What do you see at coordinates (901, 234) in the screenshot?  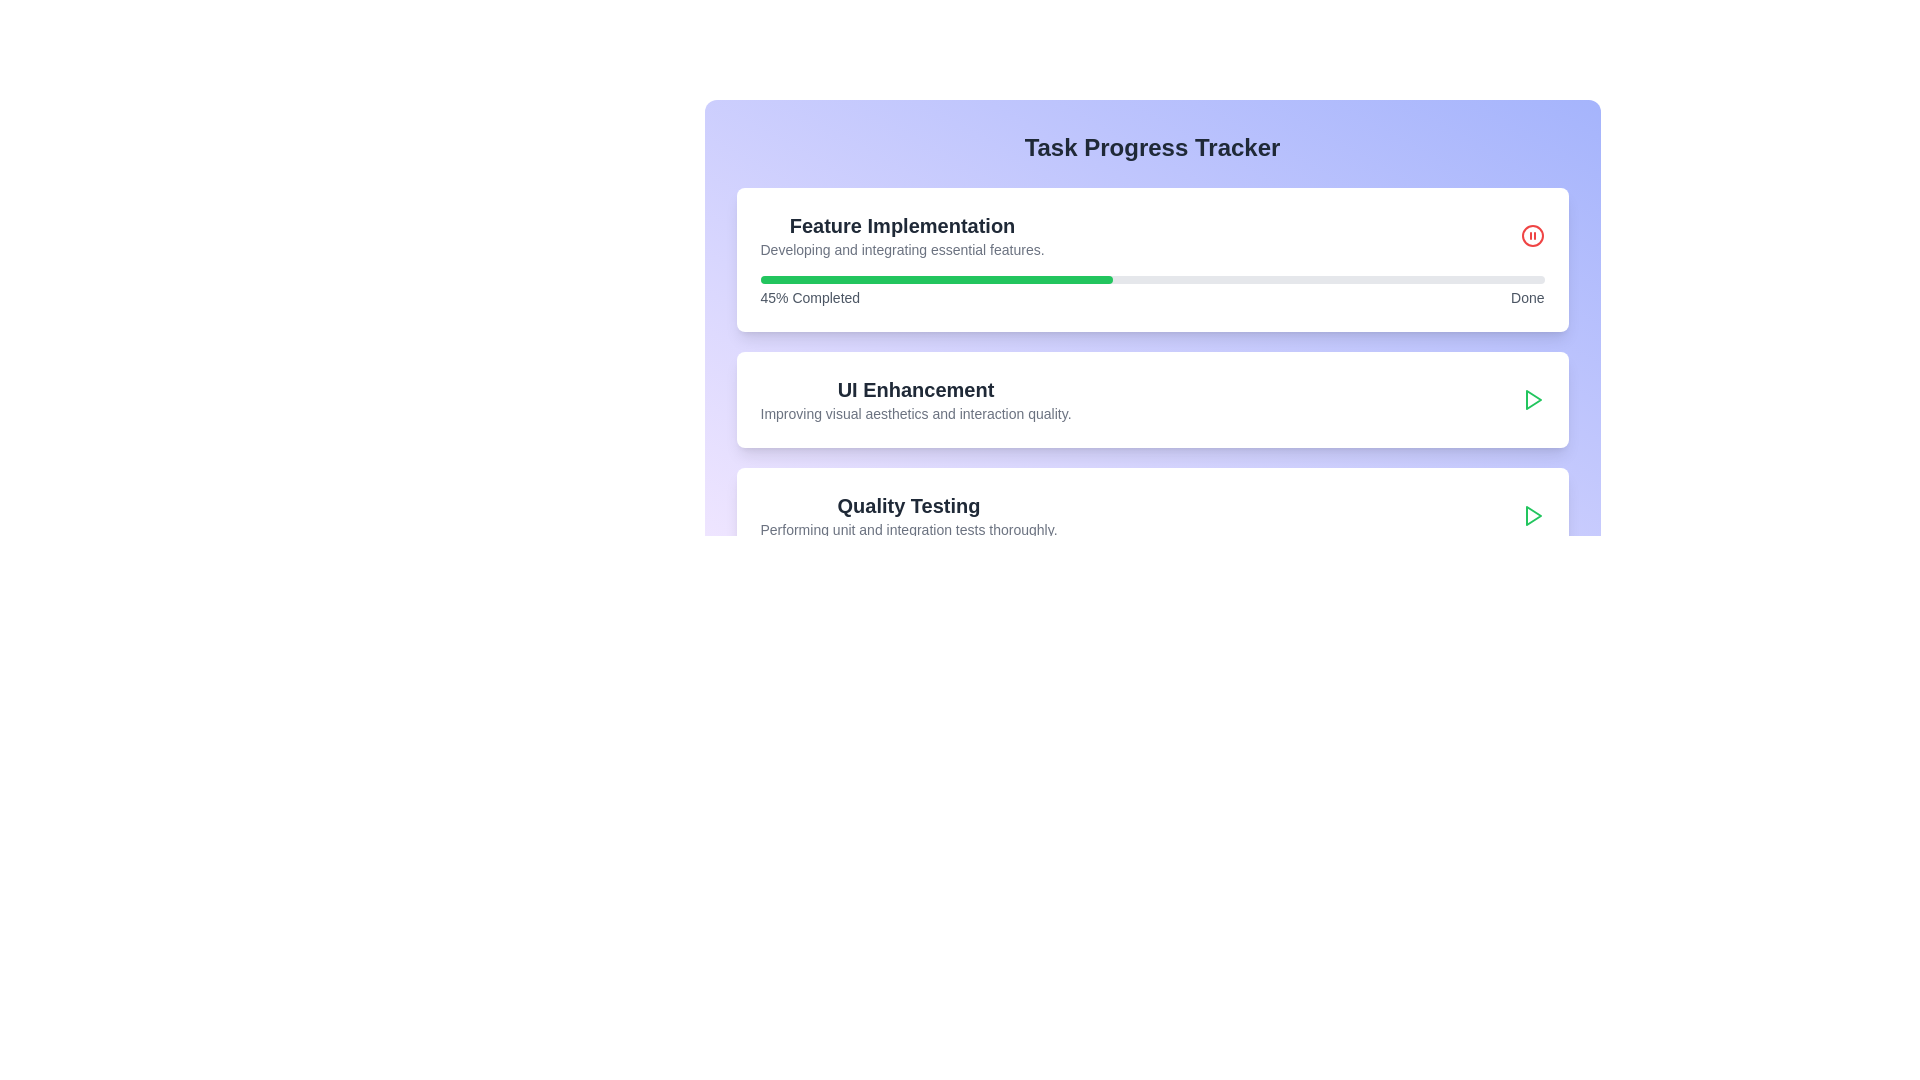 I see `text content from the textual content block titled 'Feature Implementation' which contains two lines of text, with the first line being bold and larger than the second line` at bounding box center [901, 234].